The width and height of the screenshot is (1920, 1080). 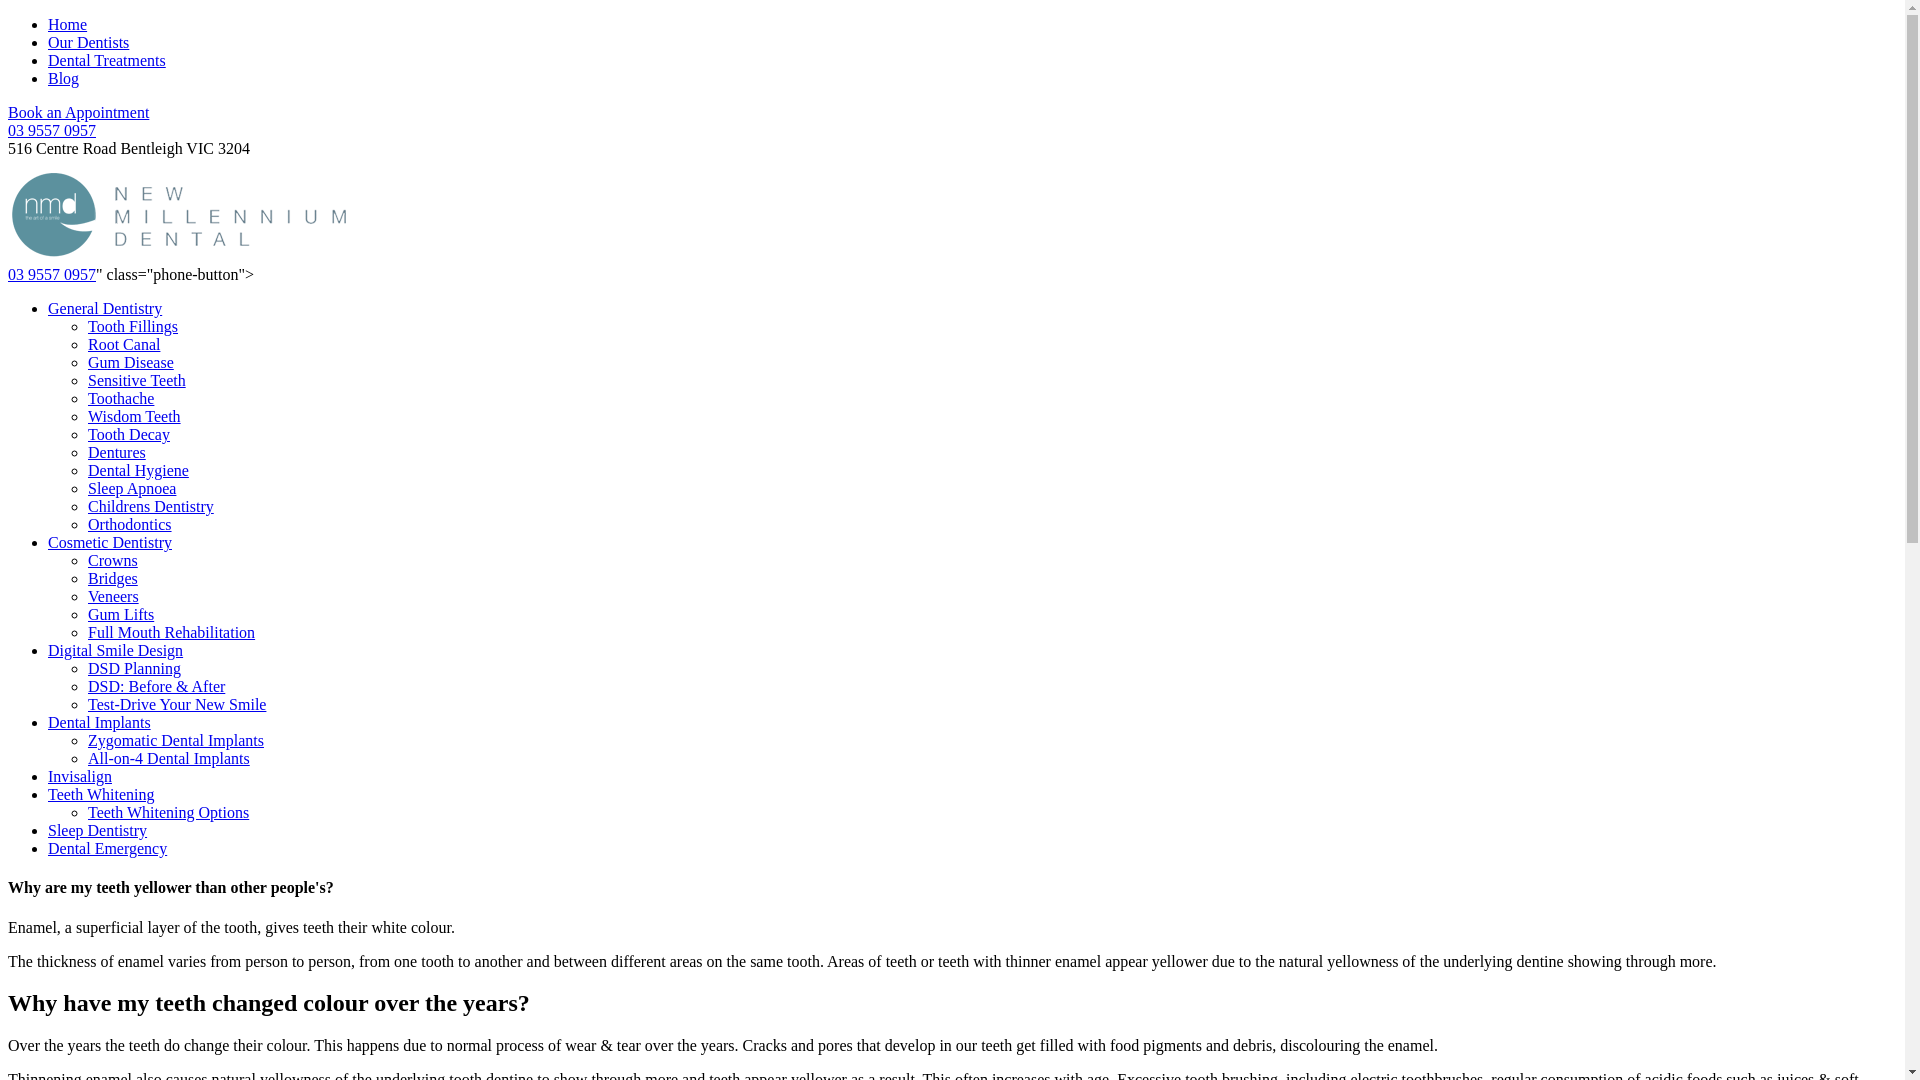 What do you see at coordinates (168, 812) in the screenshot?
I see `'Teeth Whitening Options'` at bounding box center [168, 812].